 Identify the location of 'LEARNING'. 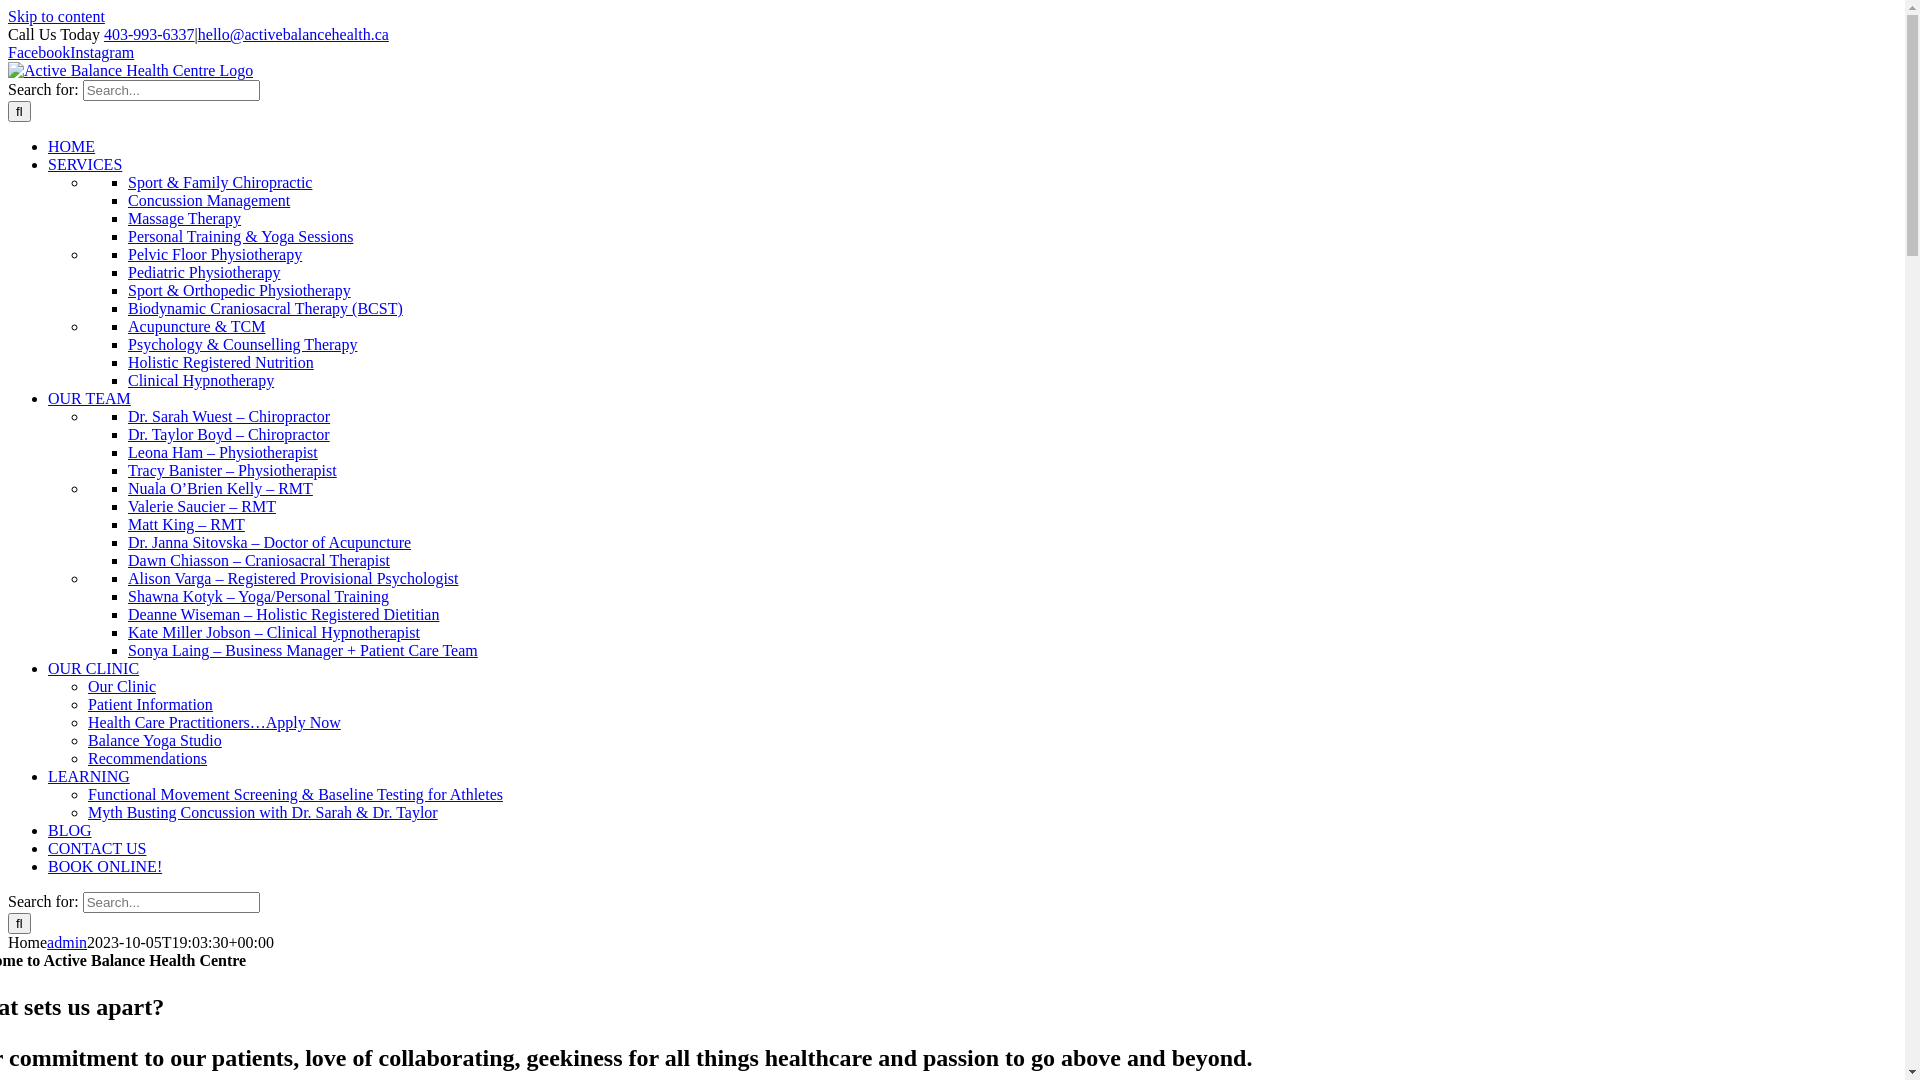
(88, 775).